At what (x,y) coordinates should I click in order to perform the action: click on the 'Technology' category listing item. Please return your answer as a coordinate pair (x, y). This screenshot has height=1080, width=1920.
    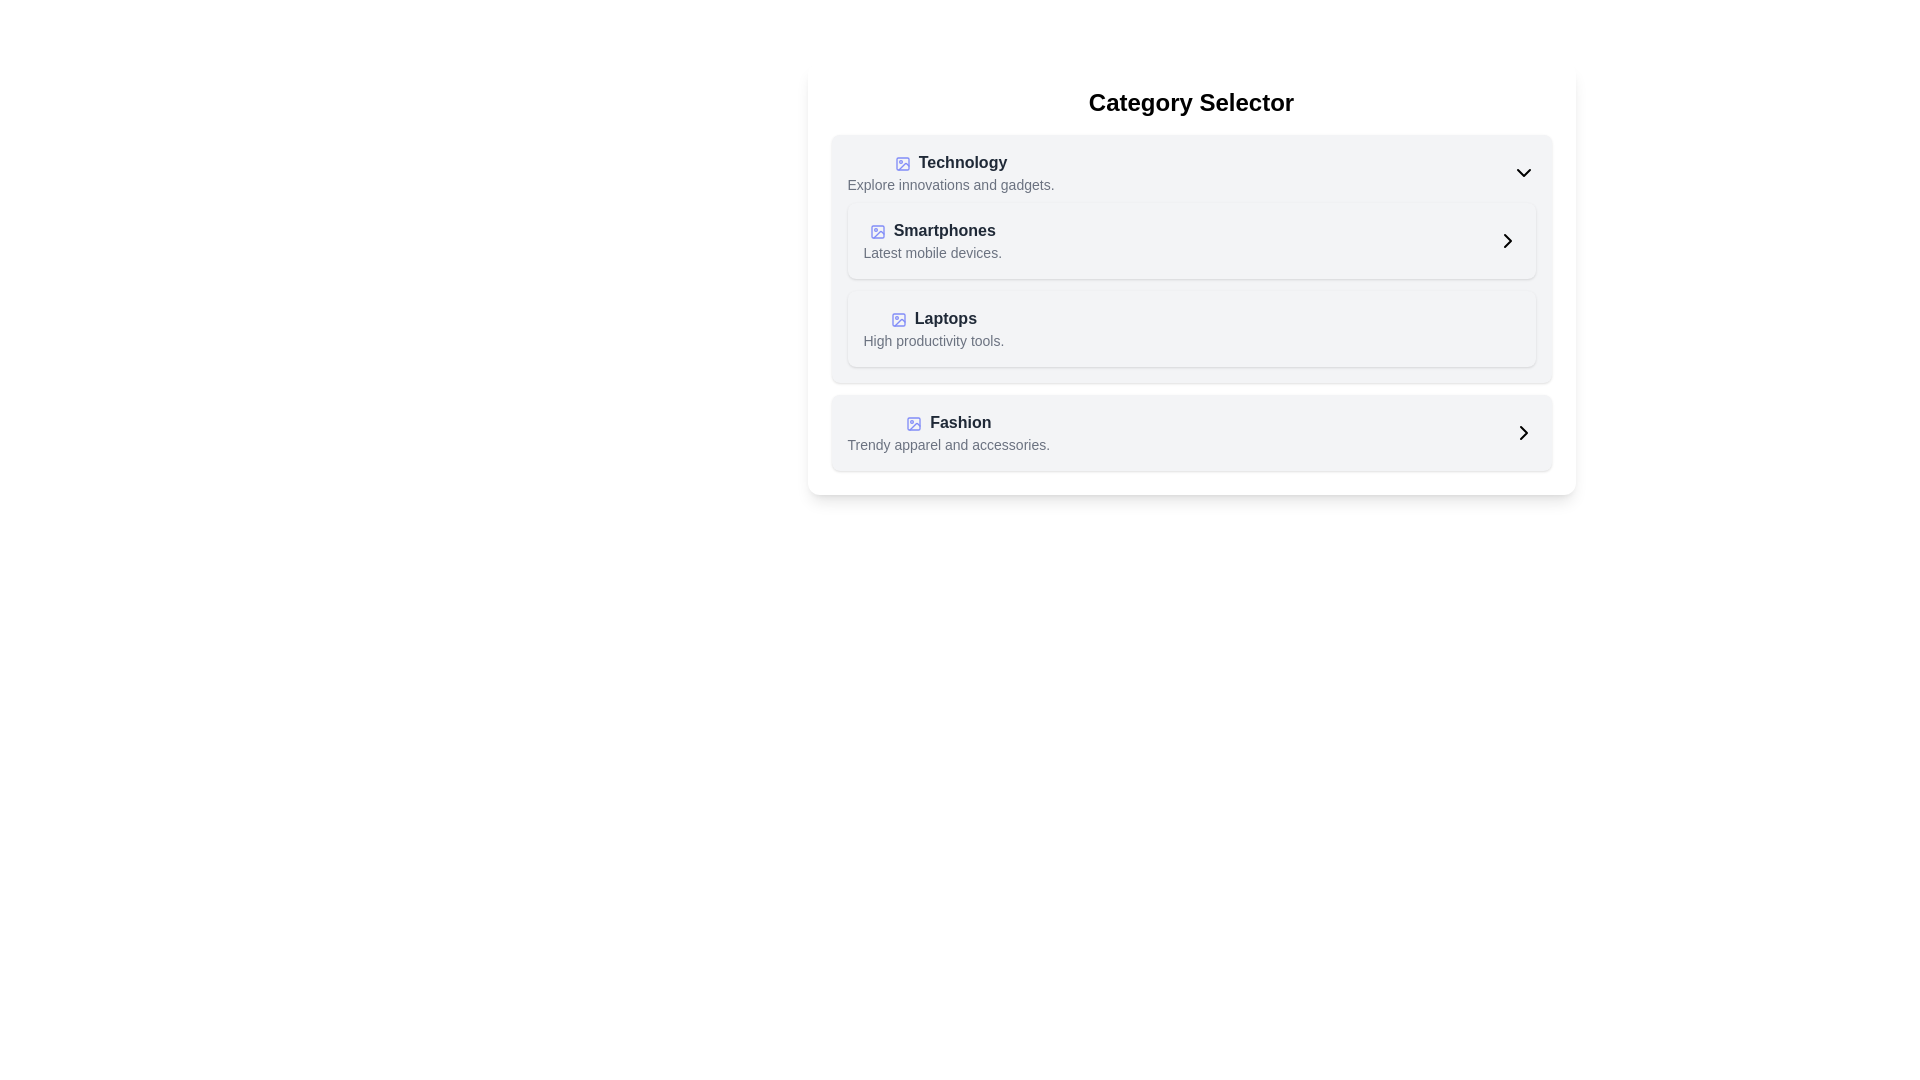
    Looking at the image, I should click on (949, 172).